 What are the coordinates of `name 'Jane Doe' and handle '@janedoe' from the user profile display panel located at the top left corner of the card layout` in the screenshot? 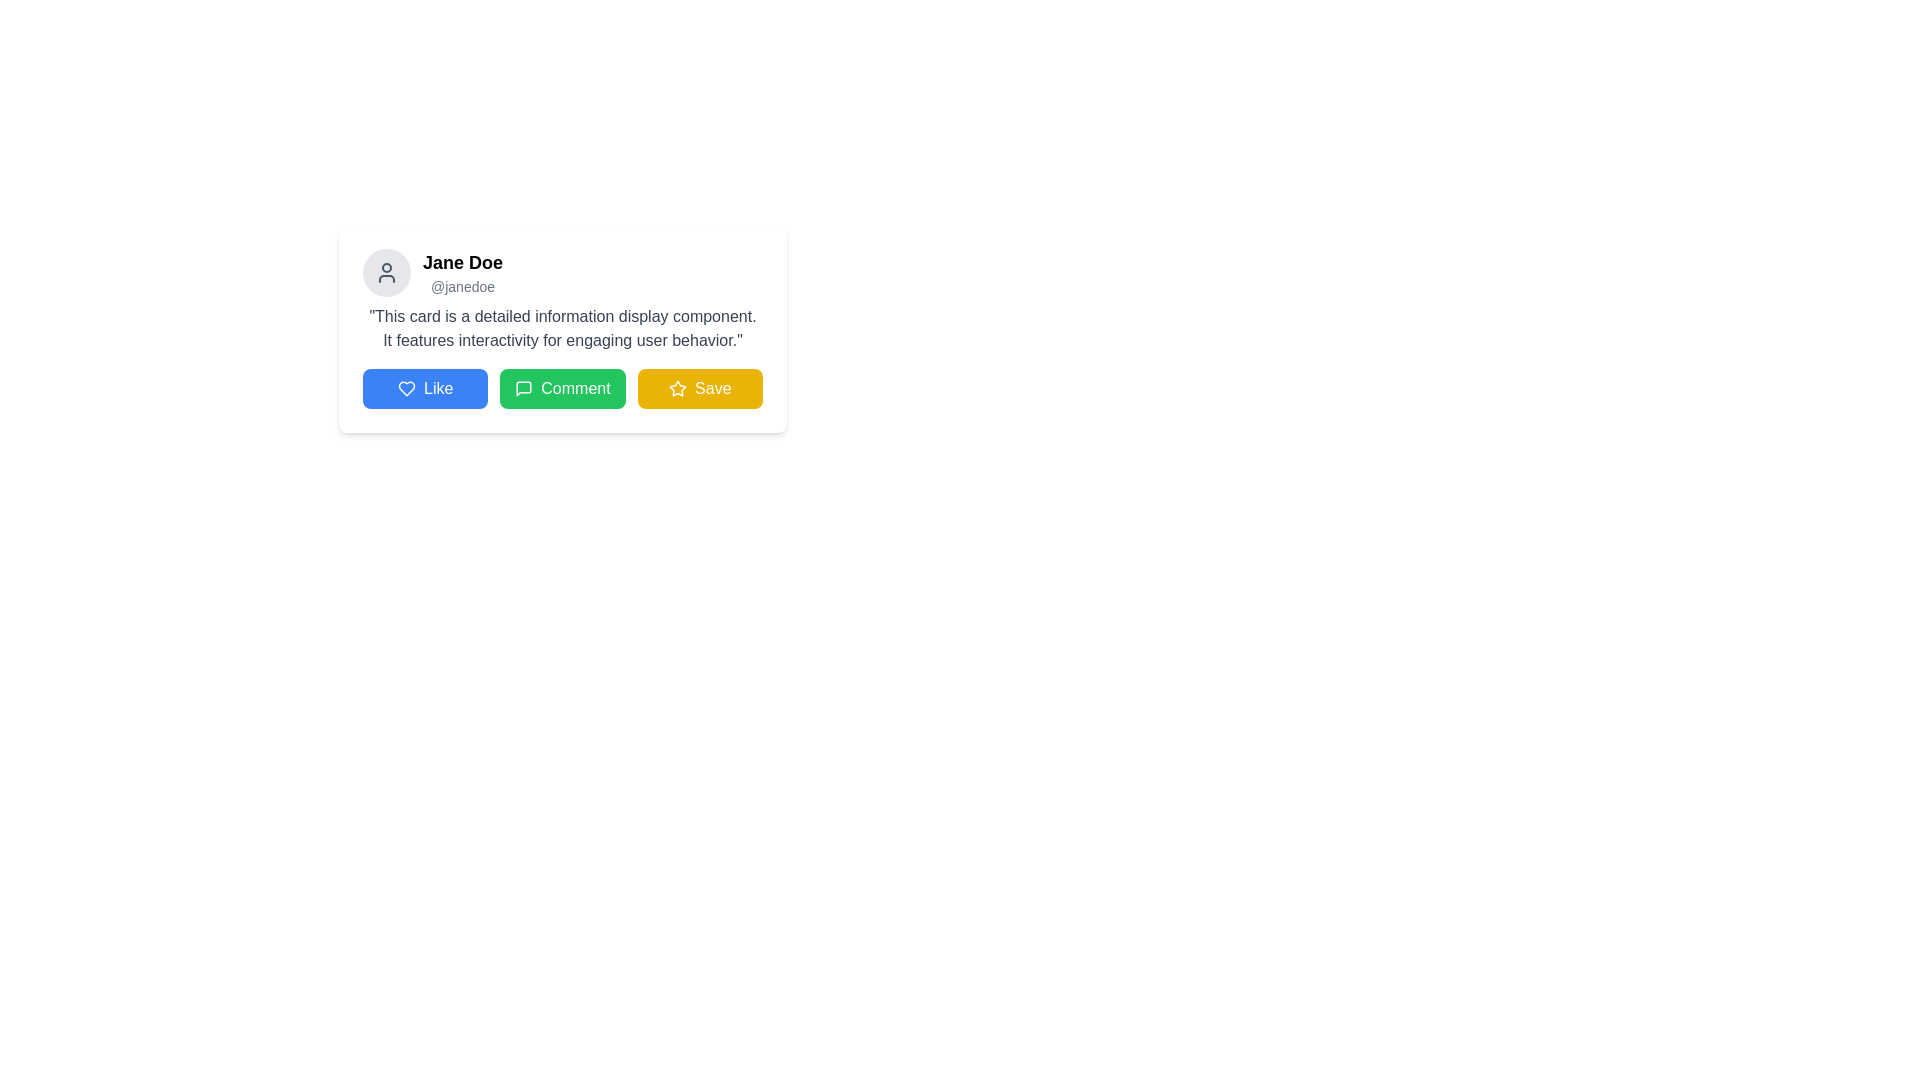 It's located at (561, 273).